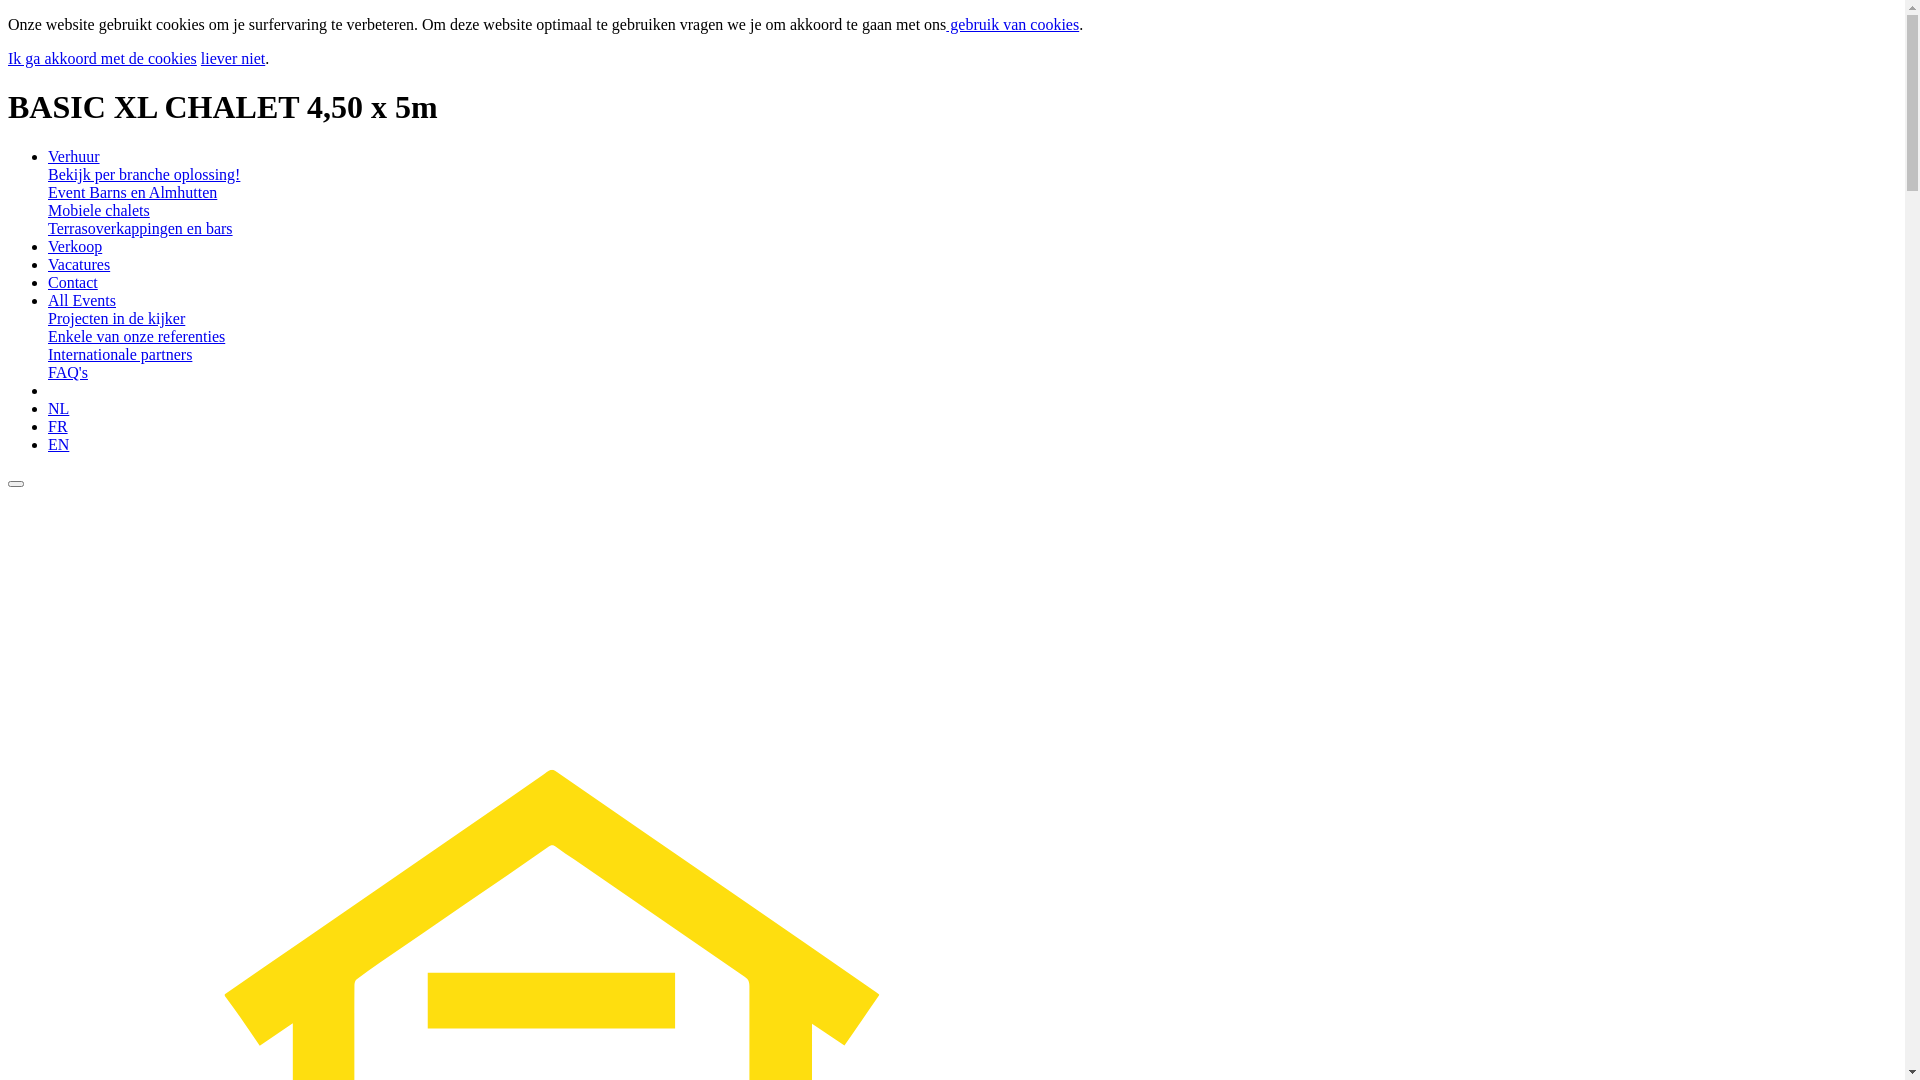 Image resolution: width=1920 pixels, height=1080 pixels. Describe the element at coordinates (233, 57) in the screenshot. I see `'liever niet'` at that location.